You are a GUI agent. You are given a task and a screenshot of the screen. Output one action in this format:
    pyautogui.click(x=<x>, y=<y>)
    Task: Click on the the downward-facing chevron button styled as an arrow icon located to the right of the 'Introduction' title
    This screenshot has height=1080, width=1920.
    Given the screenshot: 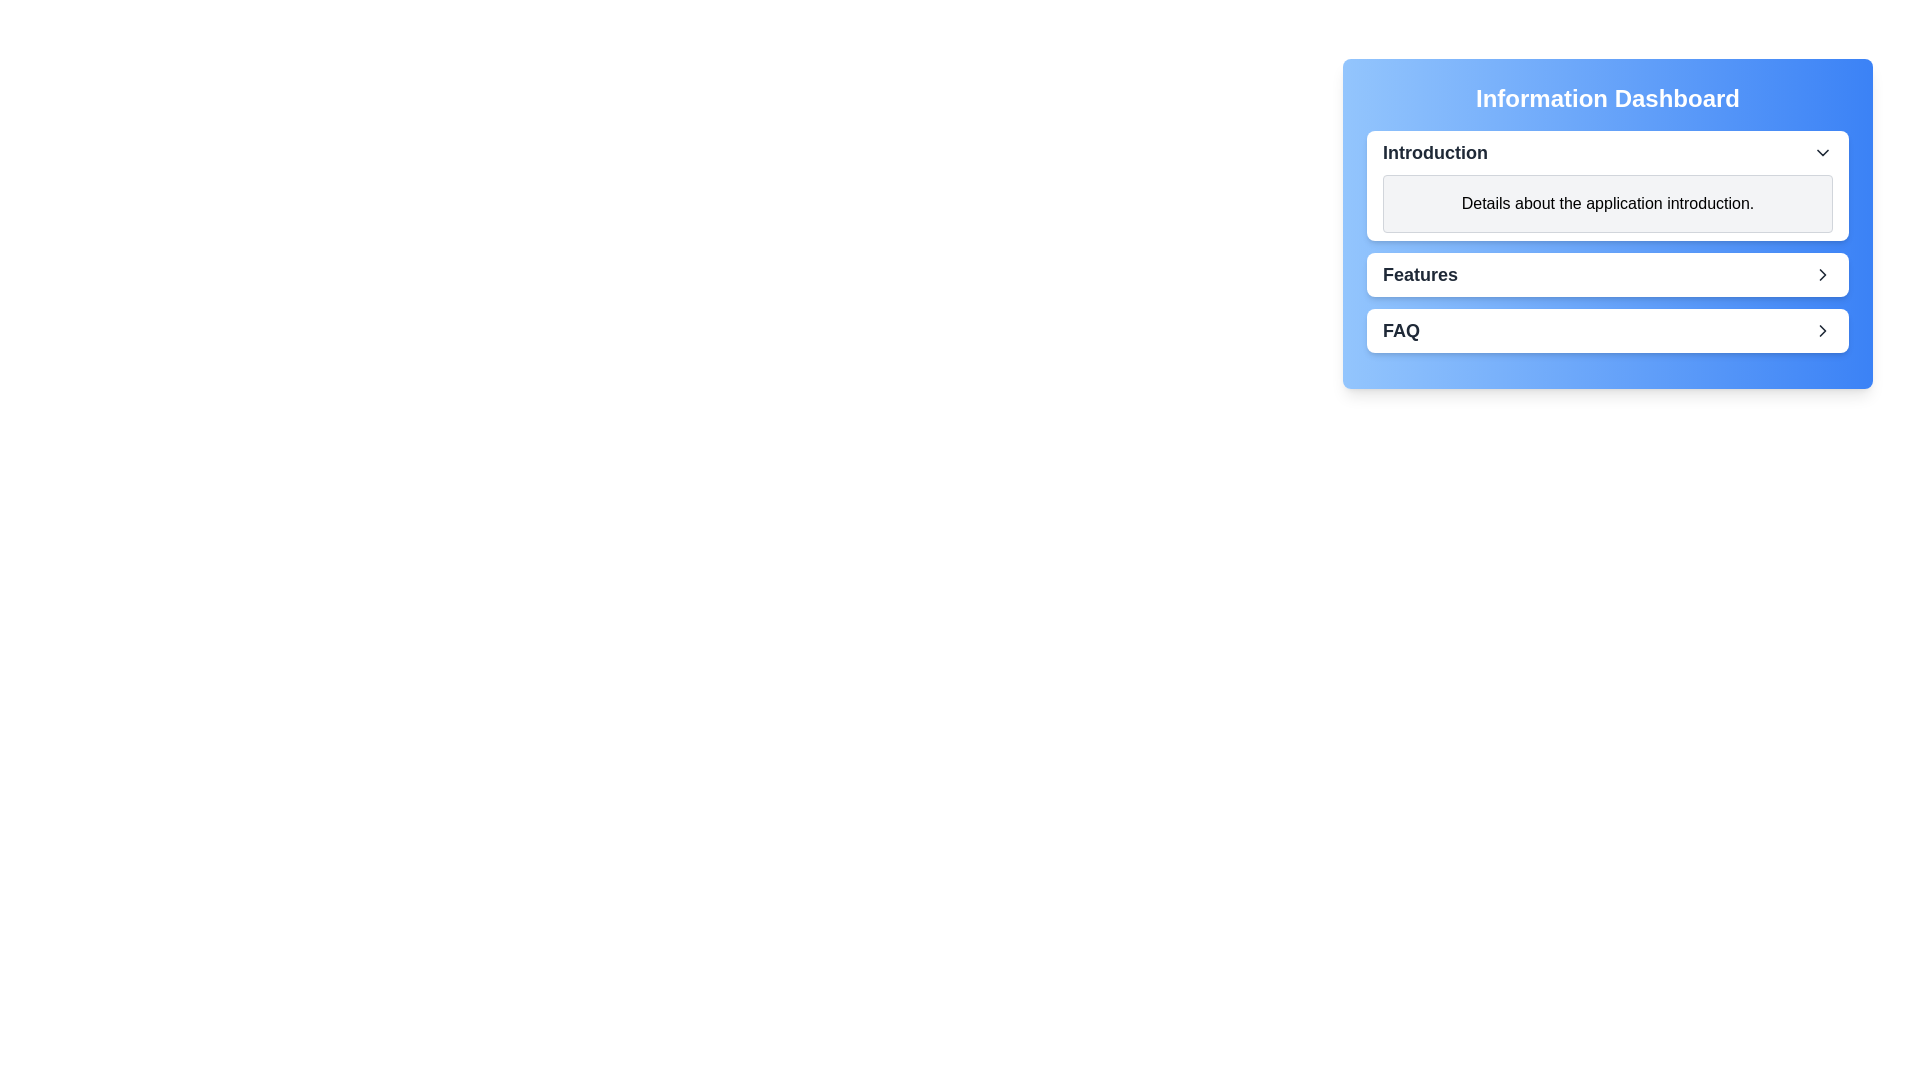 What is the action you would take?
    pyautogui.click(x=1823, y=152)
    